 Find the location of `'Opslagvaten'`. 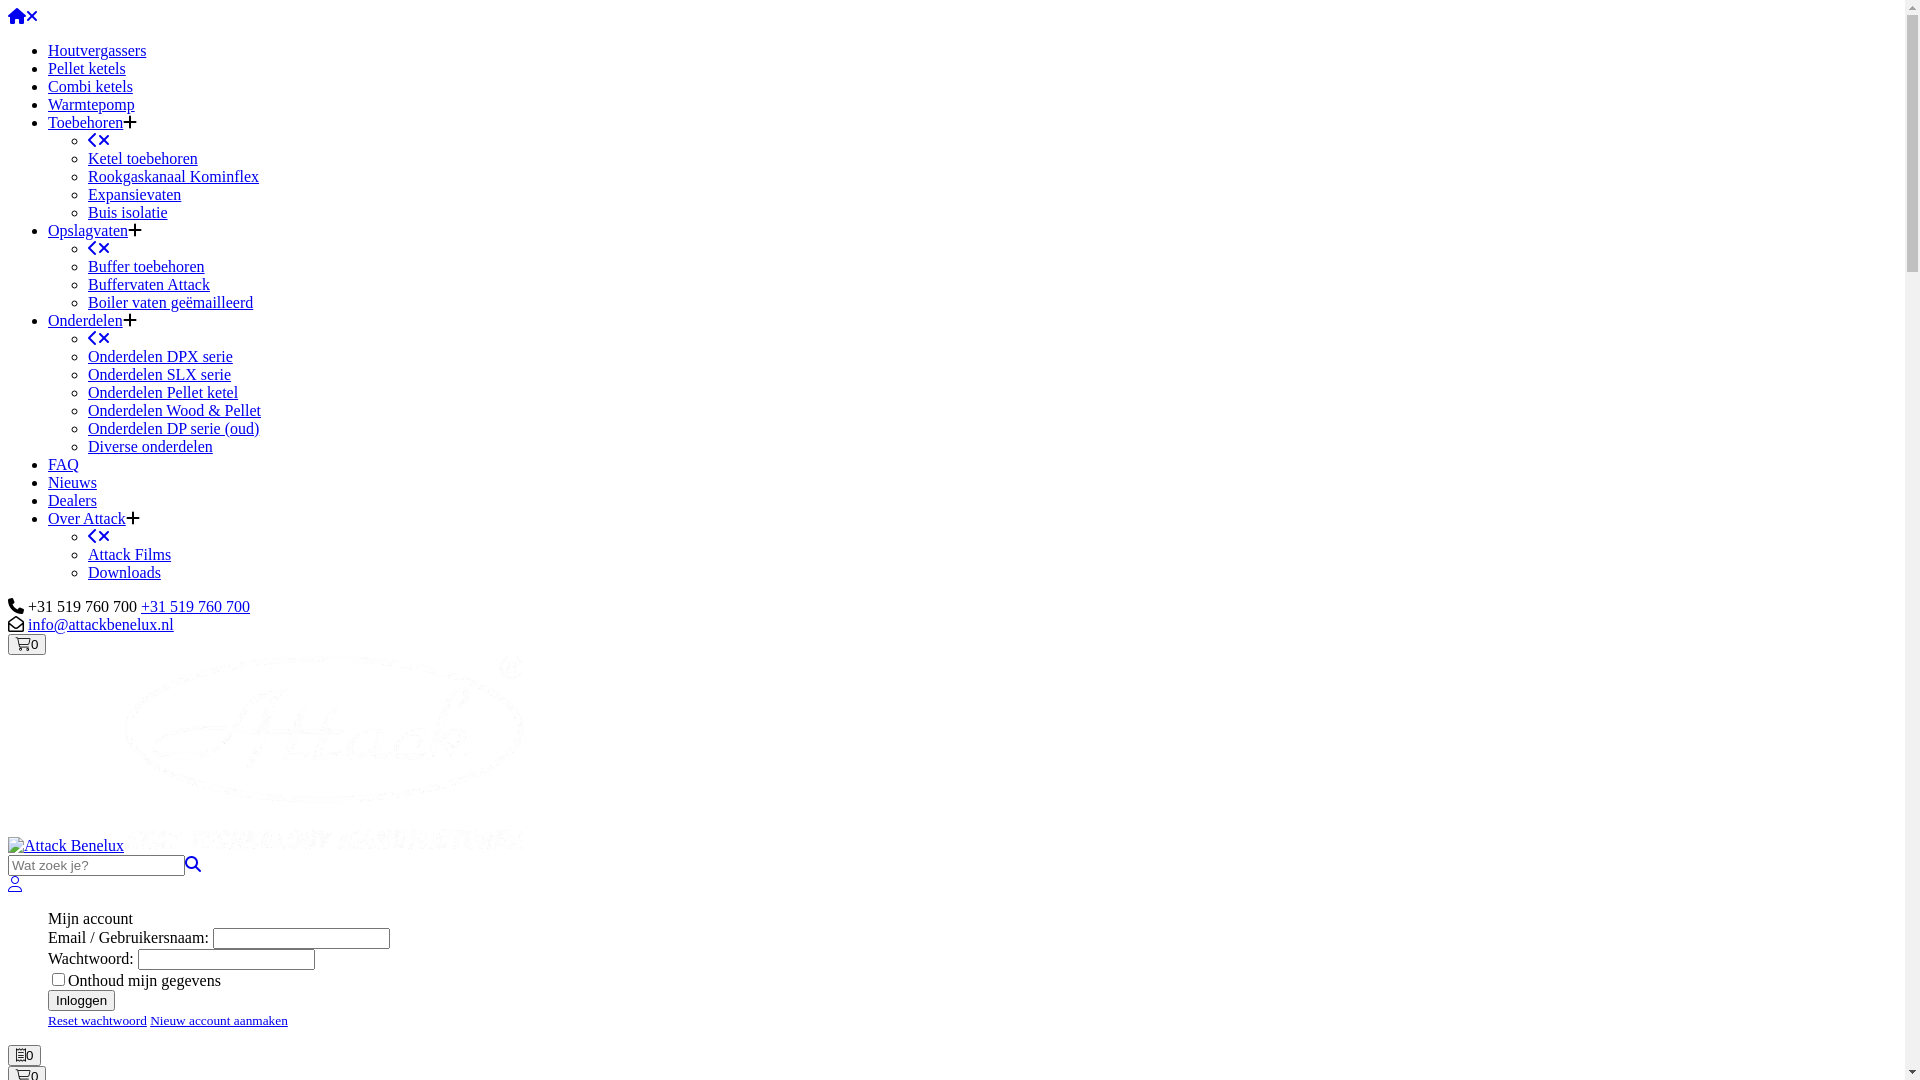

'Opslagvaten' is located at coordinates (48, 229).